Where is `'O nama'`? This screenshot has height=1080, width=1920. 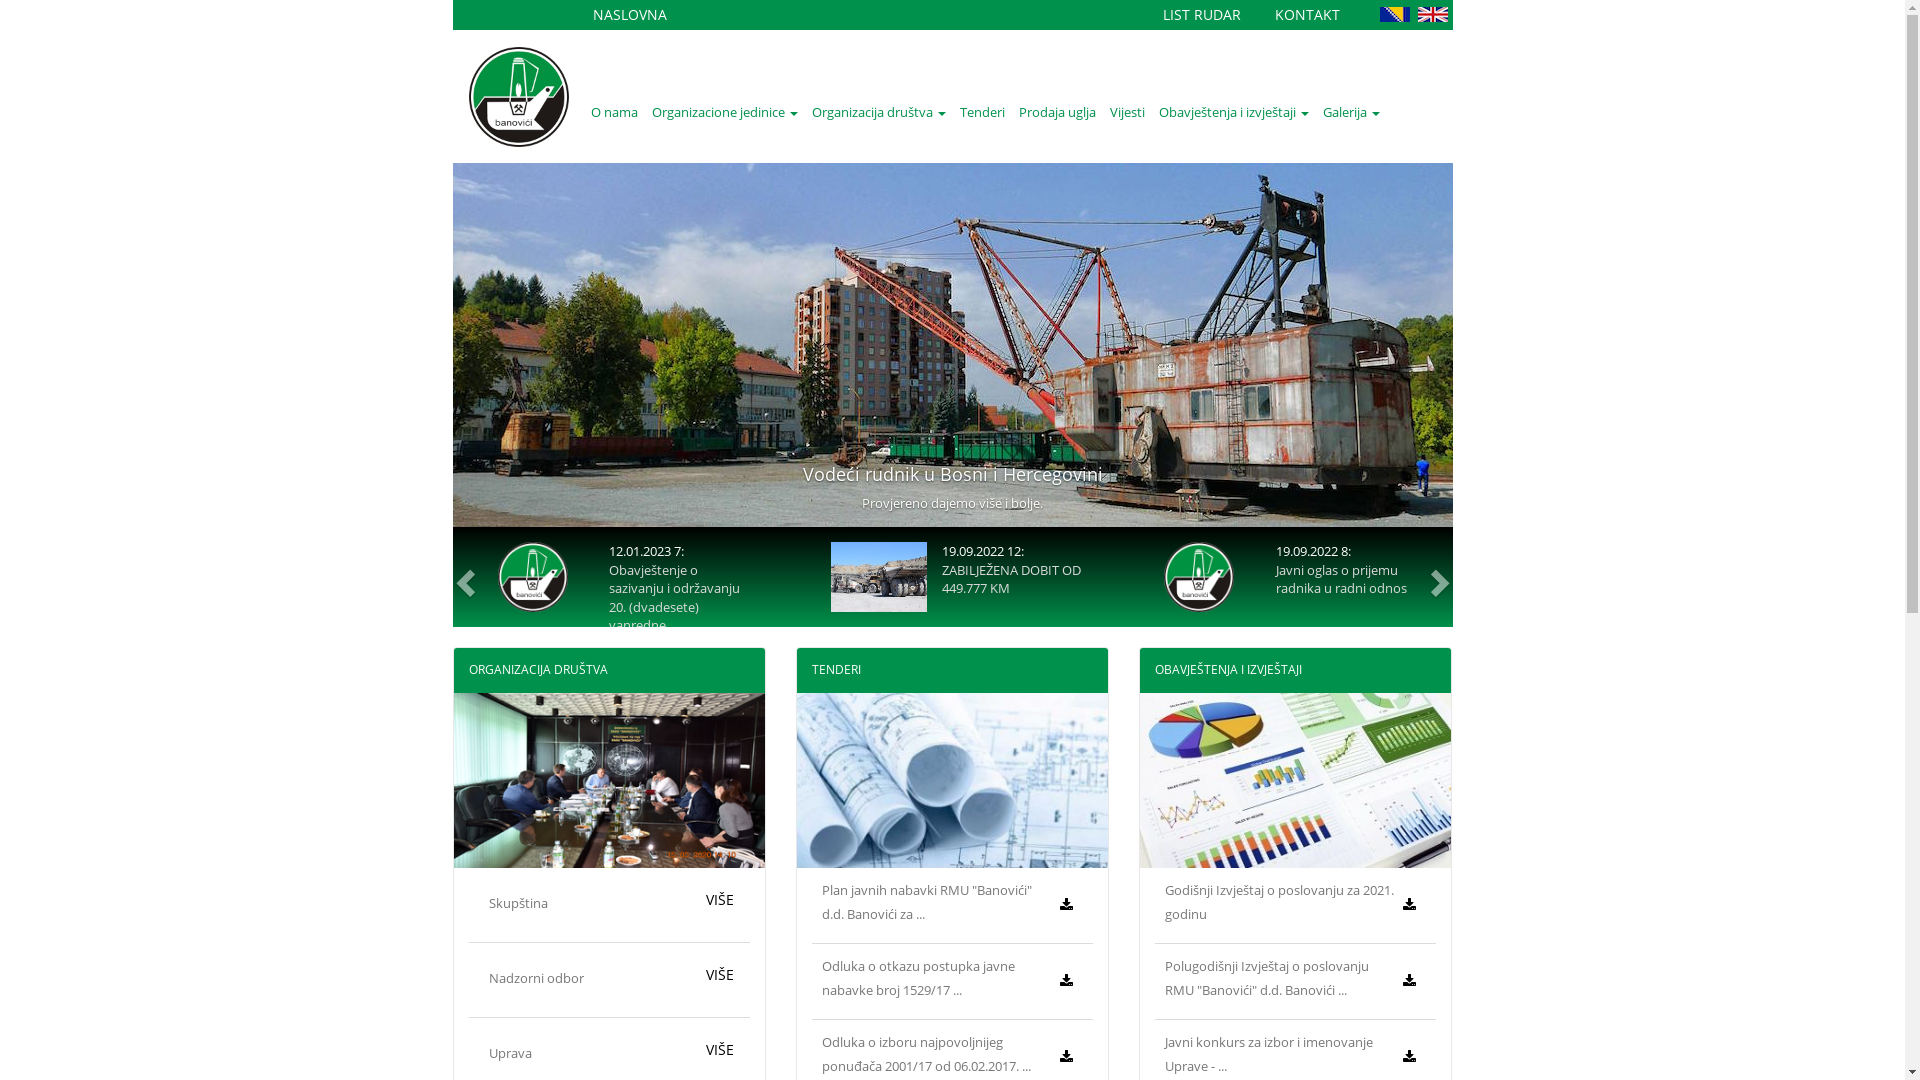
'O nama' is located at coordinates (583, 111).